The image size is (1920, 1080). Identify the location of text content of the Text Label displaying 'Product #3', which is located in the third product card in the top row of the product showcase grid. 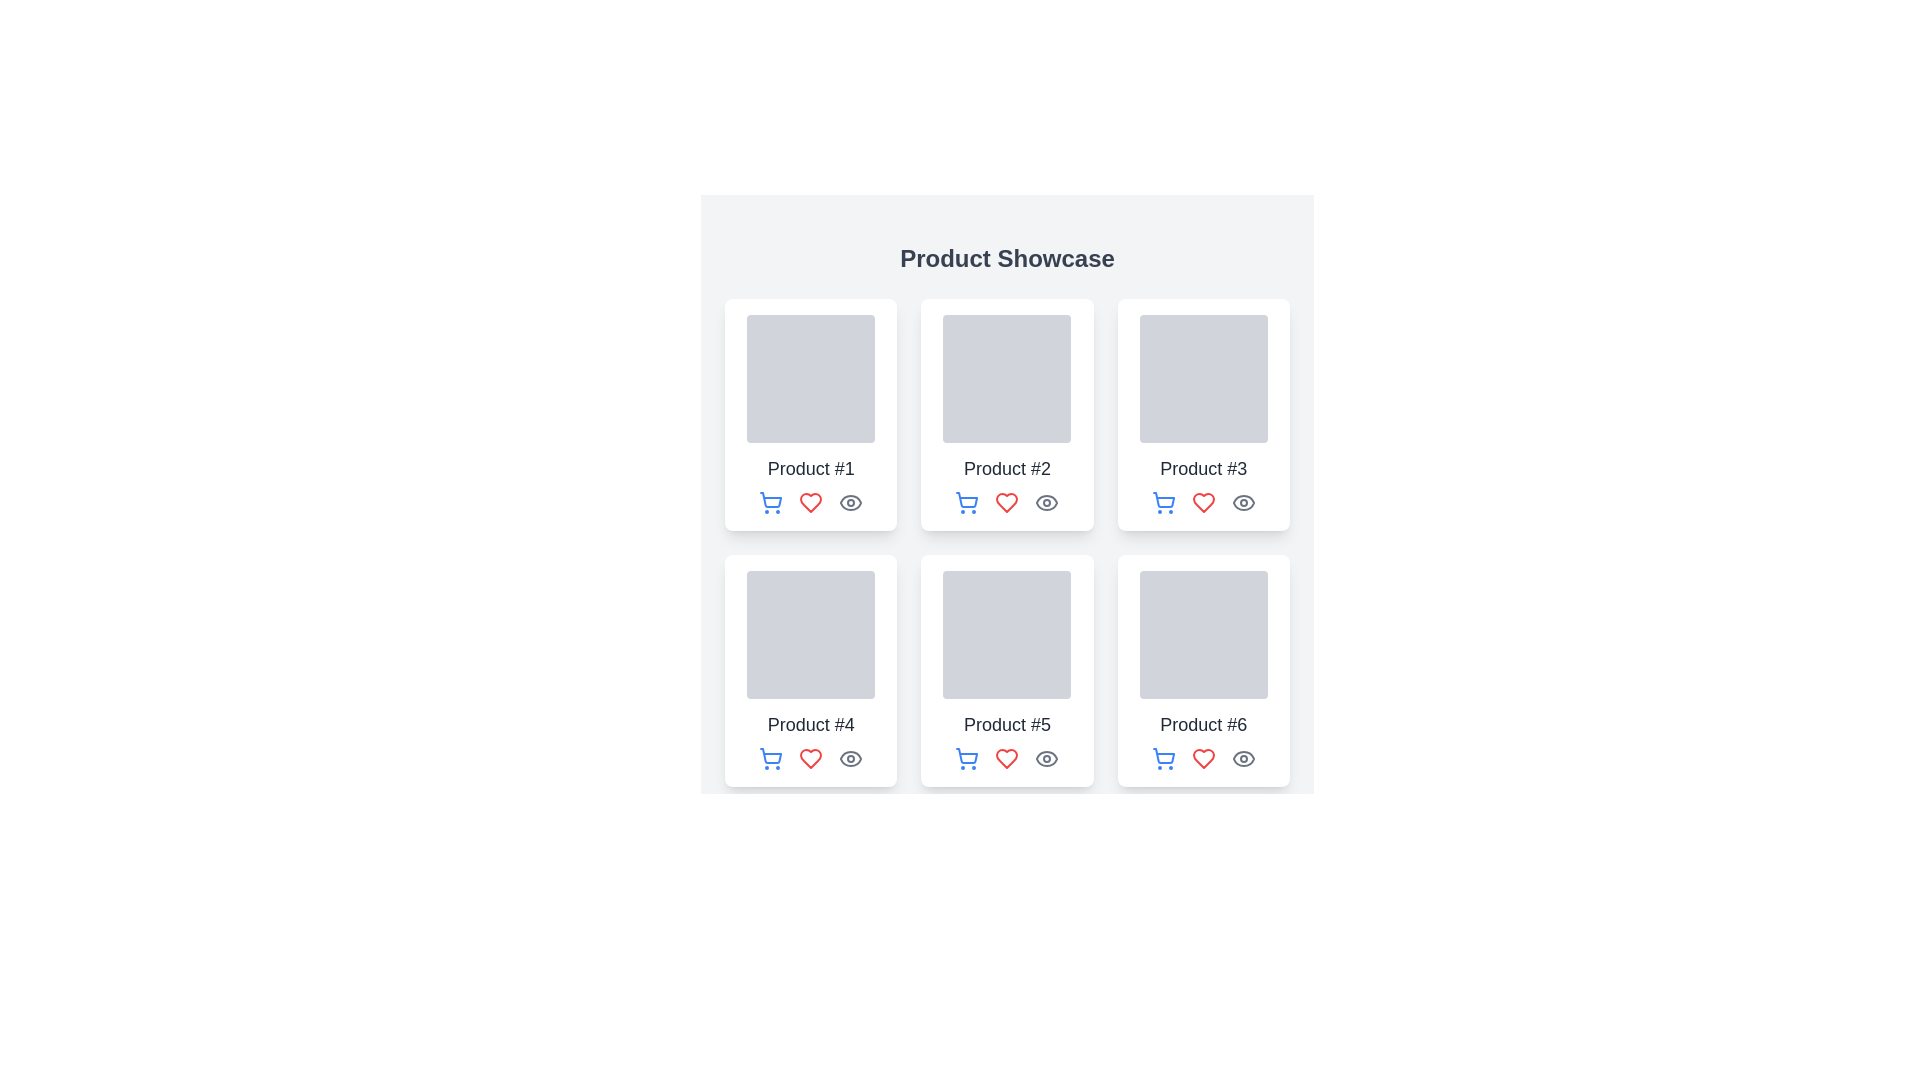
(1202, 469).